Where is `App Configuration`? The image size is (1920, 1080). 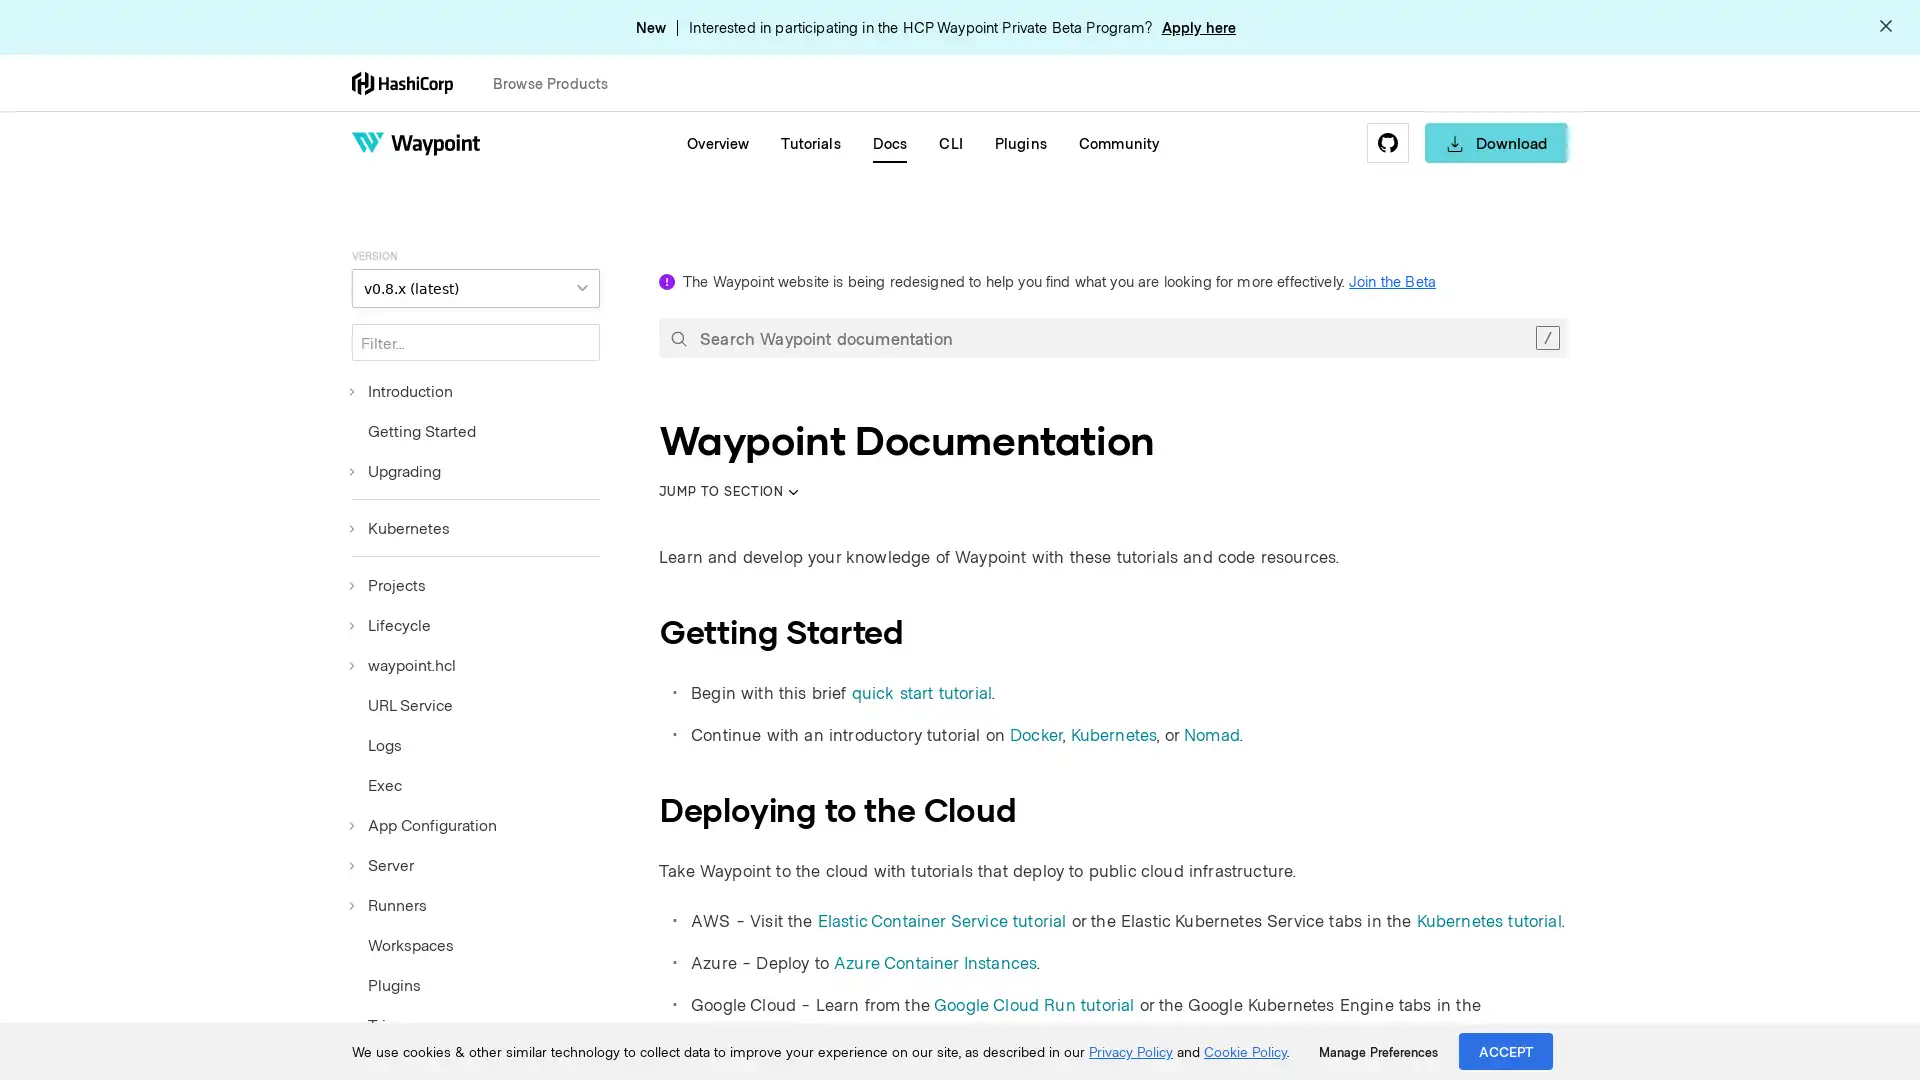
App Configuration is located at coordinates (423, 825).